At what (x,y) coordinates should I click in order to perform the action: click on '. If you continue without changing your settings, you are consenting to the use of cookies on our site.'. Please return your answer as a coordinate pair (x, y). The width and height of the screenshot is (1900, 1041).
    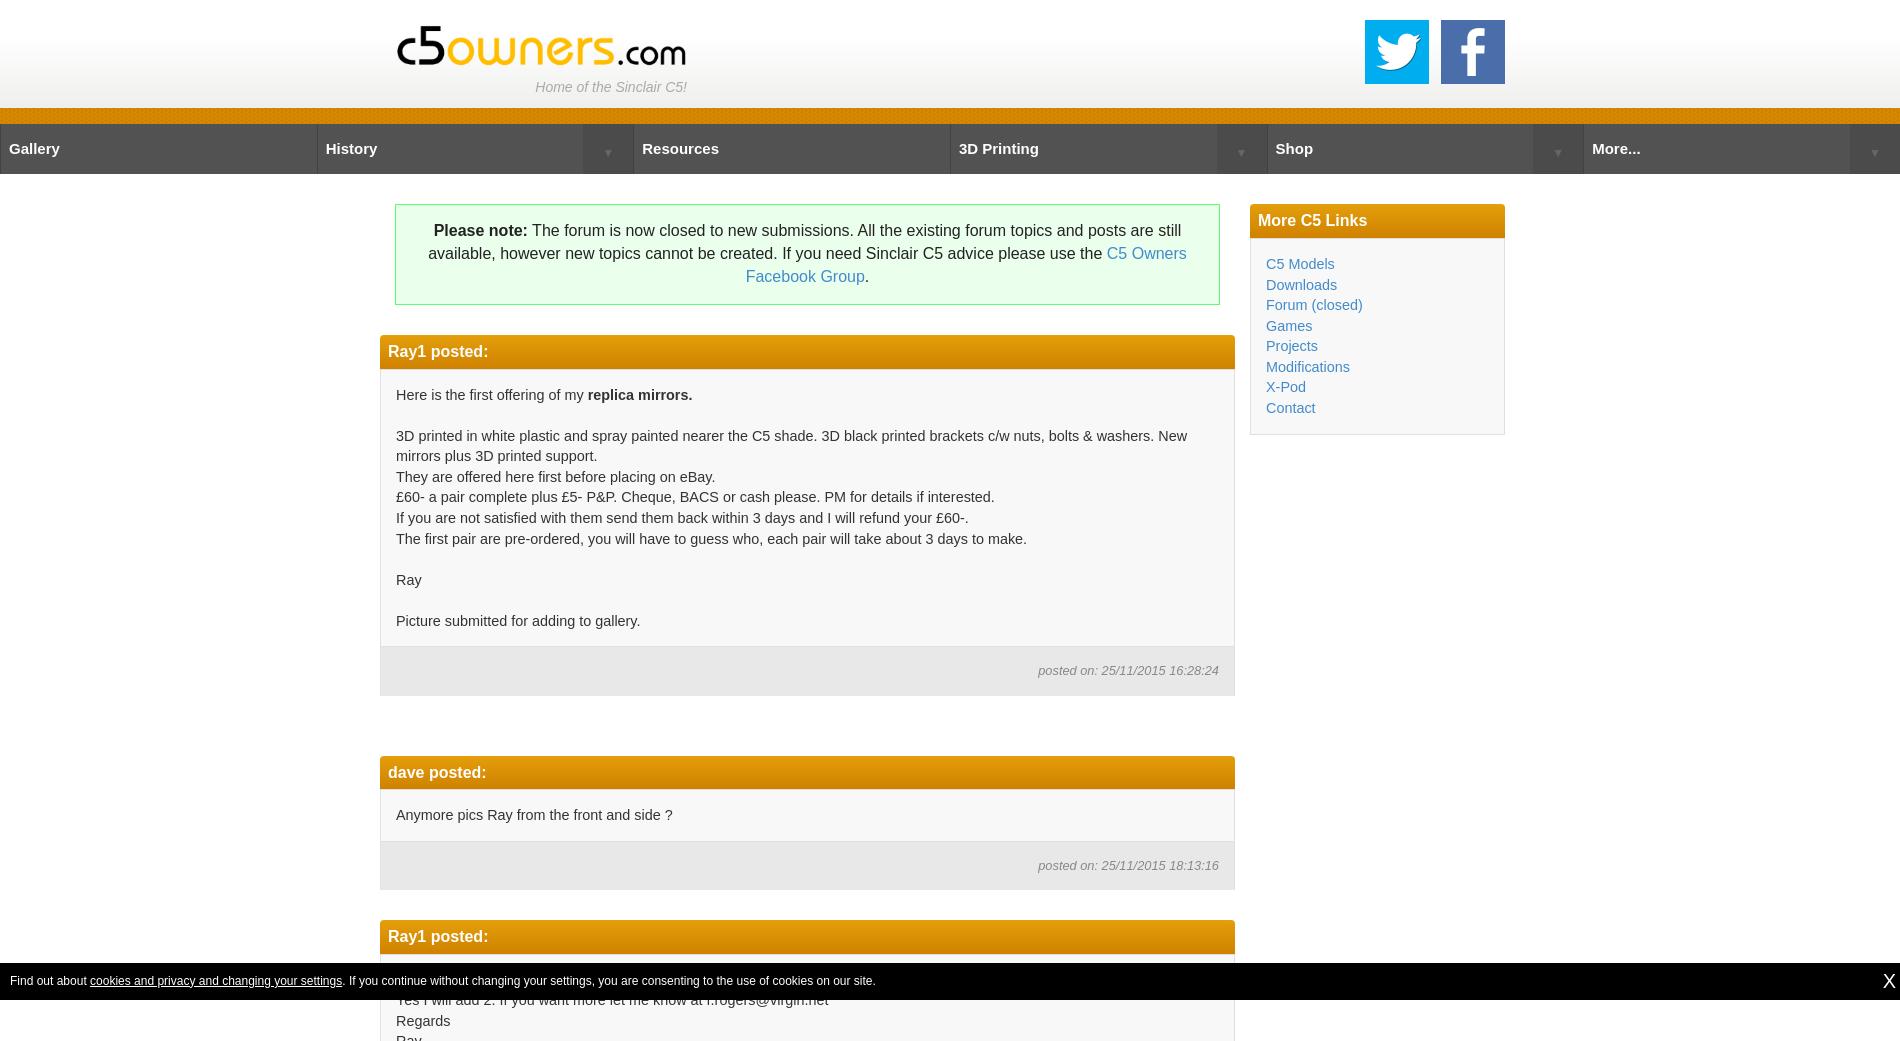
    Looking at the image, I should click on (608, 979).